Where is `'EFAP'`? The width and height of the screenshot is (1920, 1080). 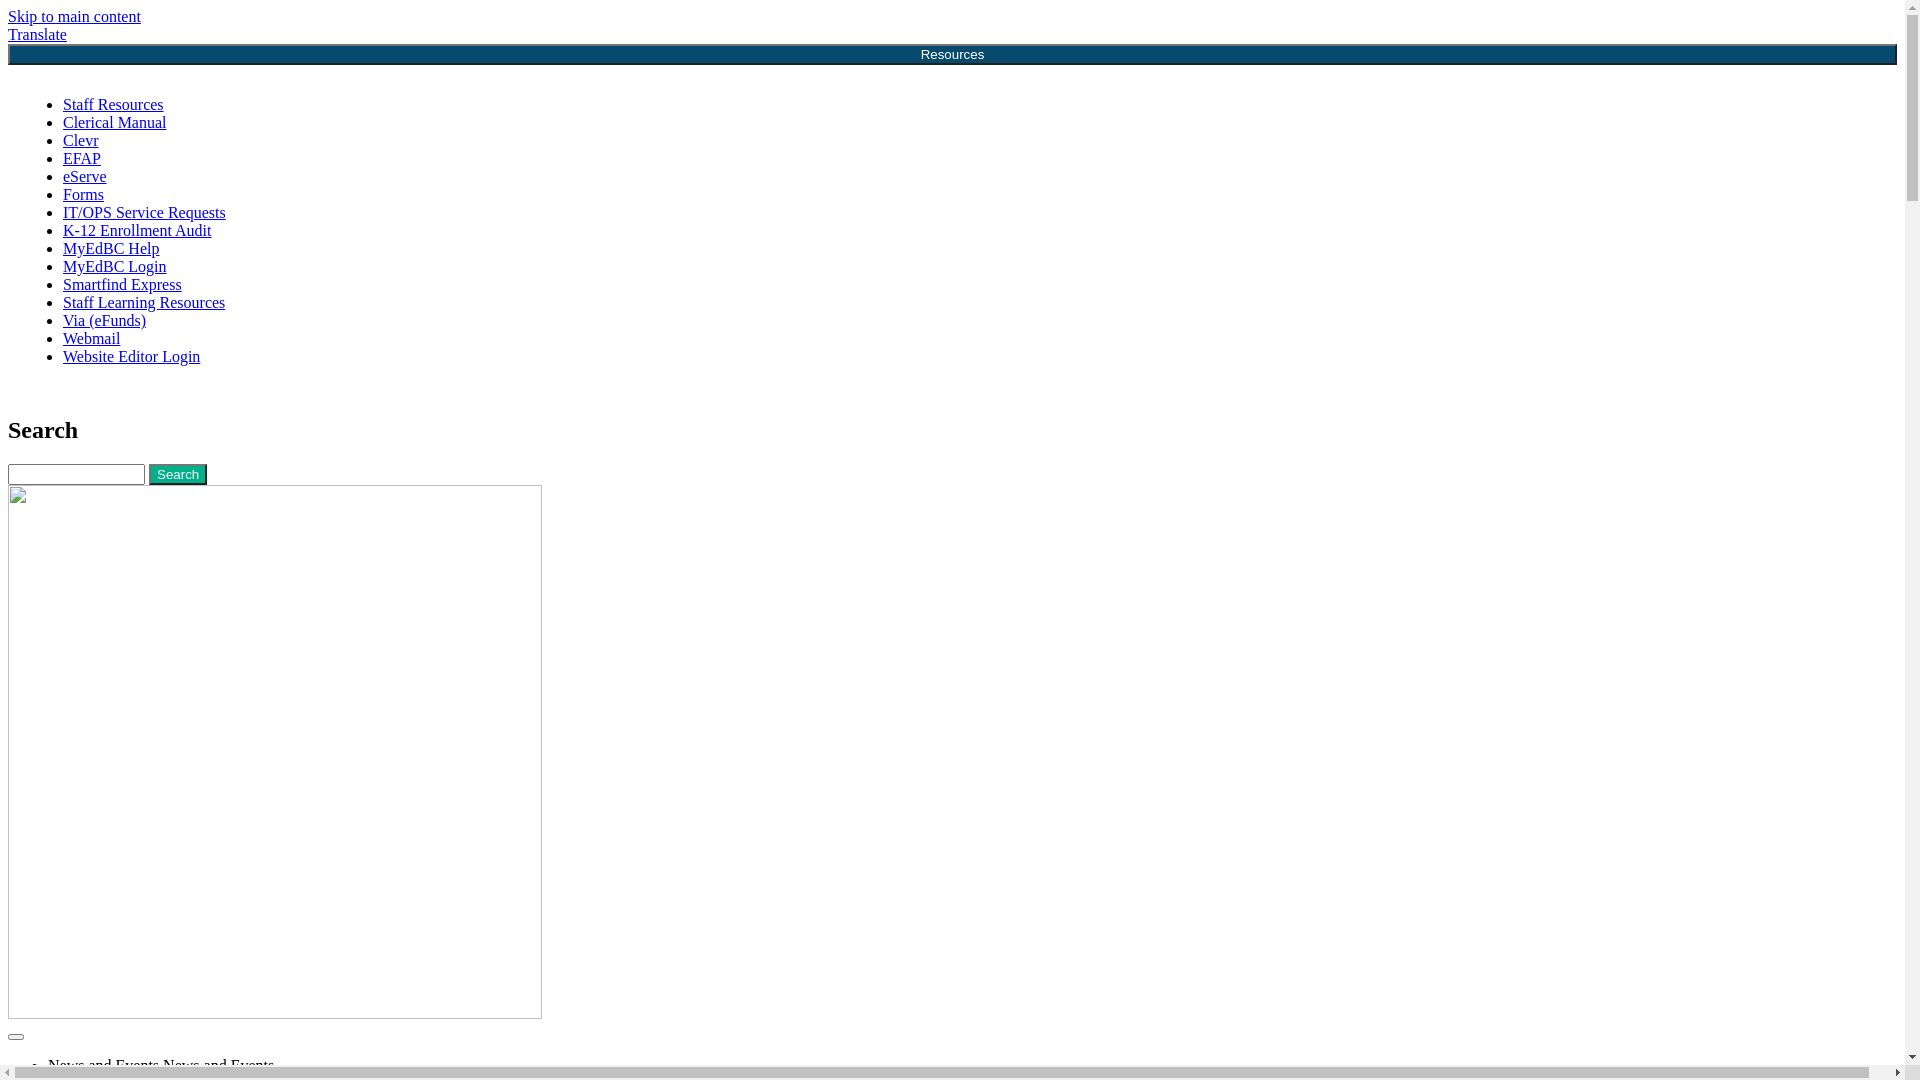 'EFAP' is located at coordinates (80, 157).